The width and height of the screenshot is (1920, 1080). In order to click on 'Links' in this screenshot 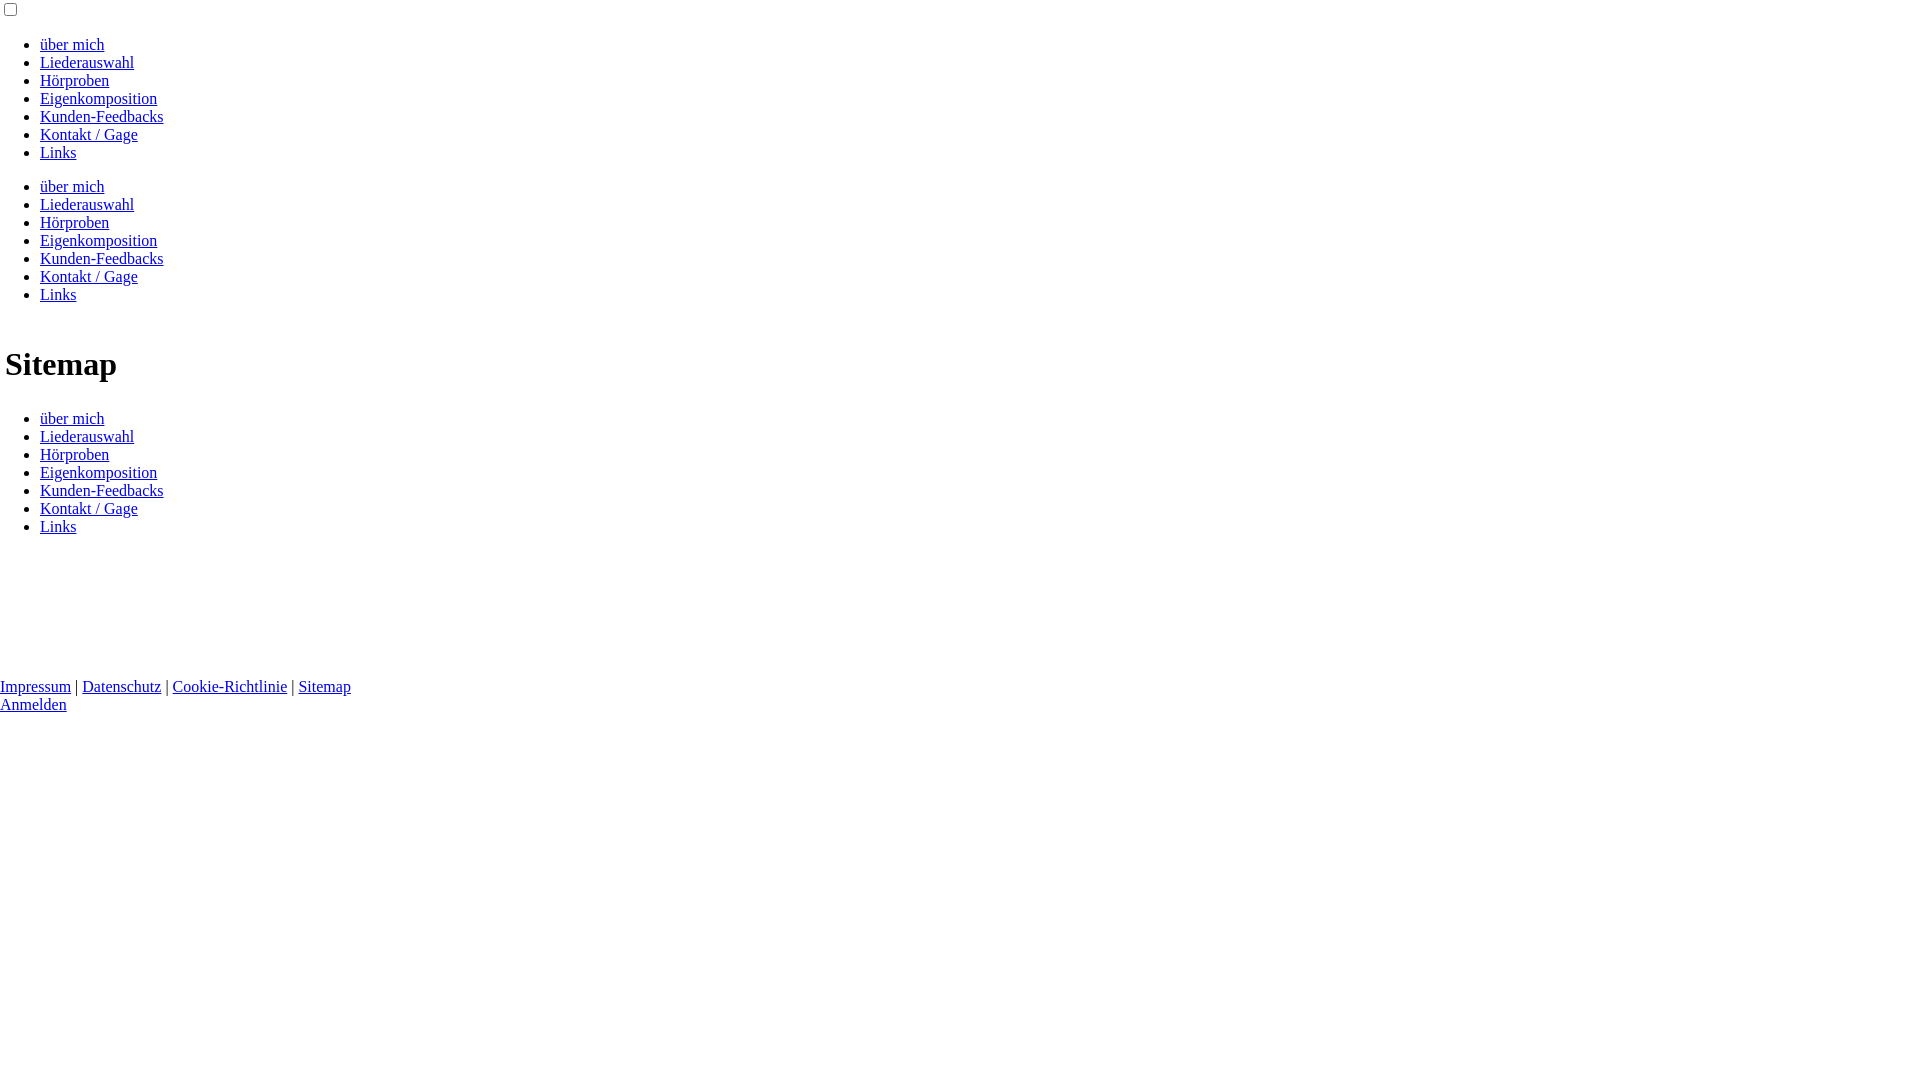, I will do `click(57, 151)`.